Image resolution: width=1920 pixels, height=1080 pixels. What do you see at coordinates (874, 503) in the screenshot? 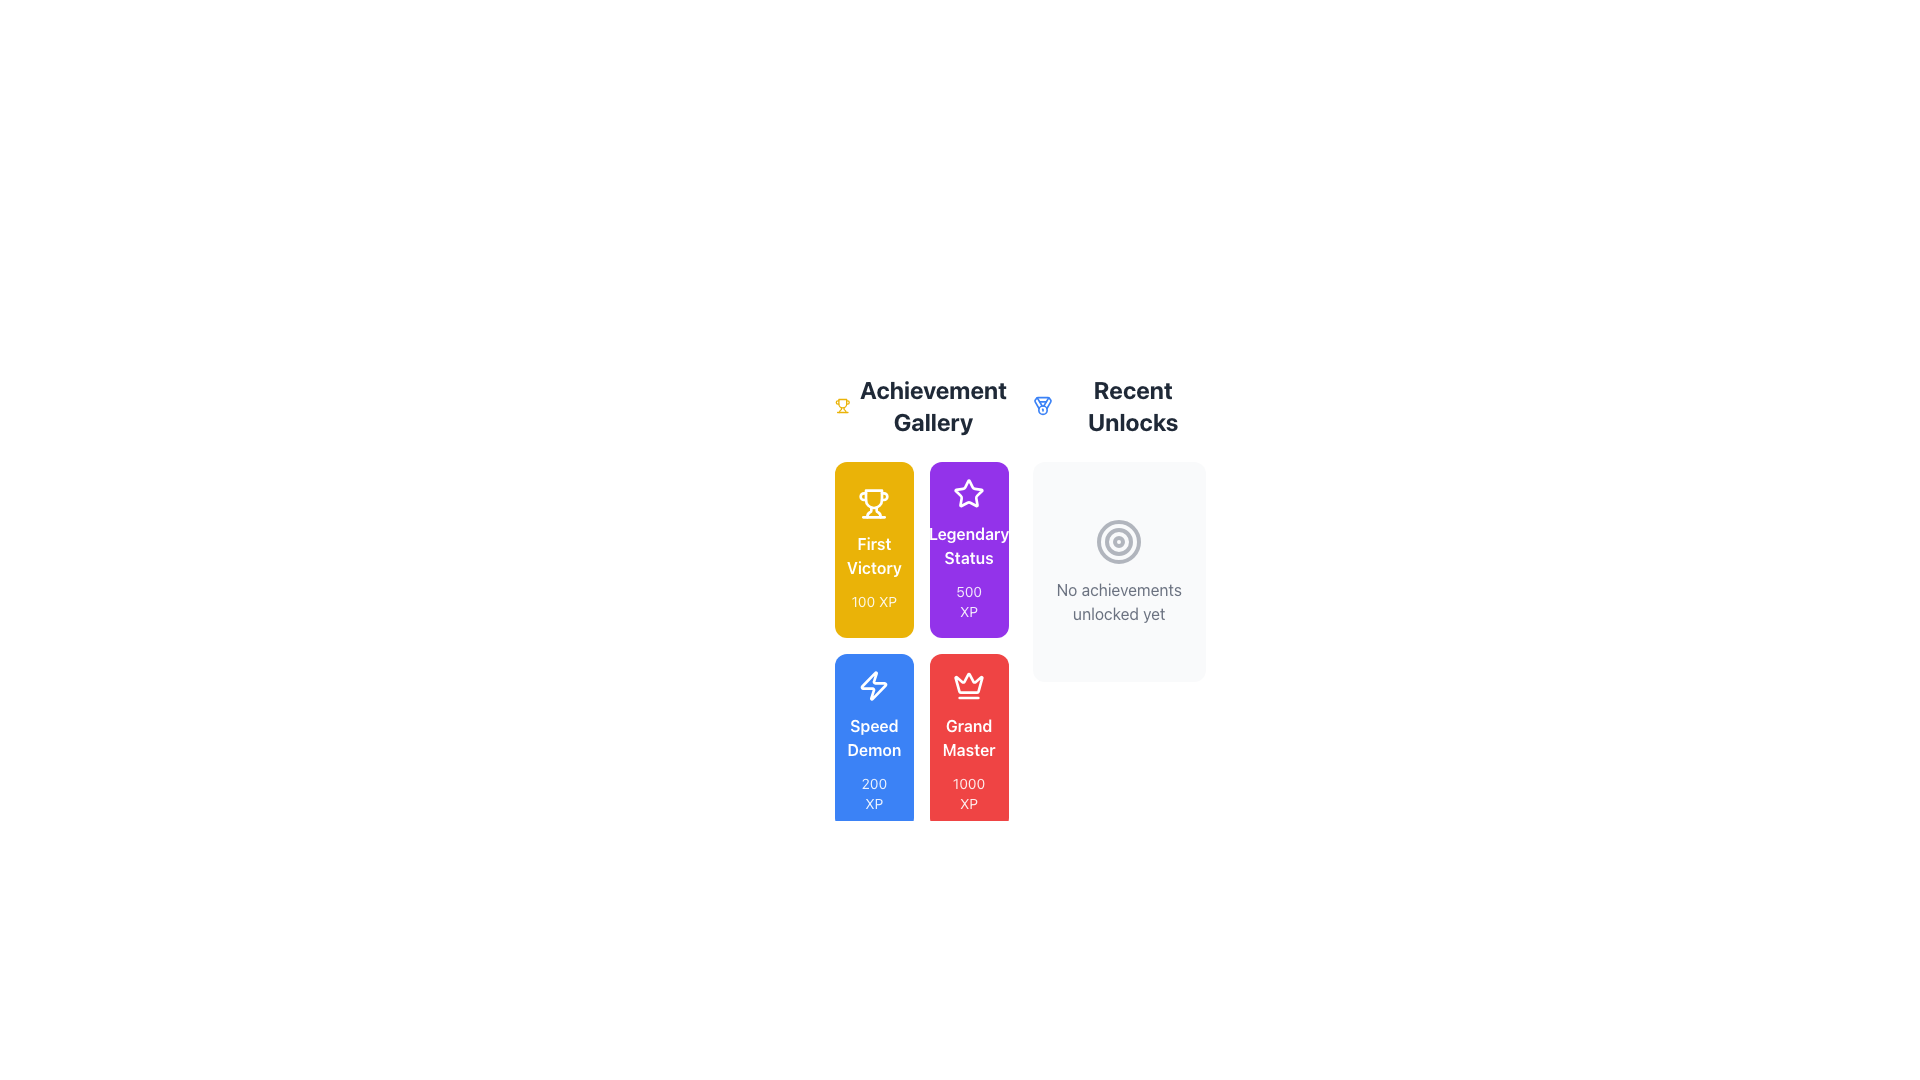
I see `the 'First Victory' achievement icon located at the top of the orange-colored card in the 'Achievement Gallery' panel` at bounding box center [874, 503].